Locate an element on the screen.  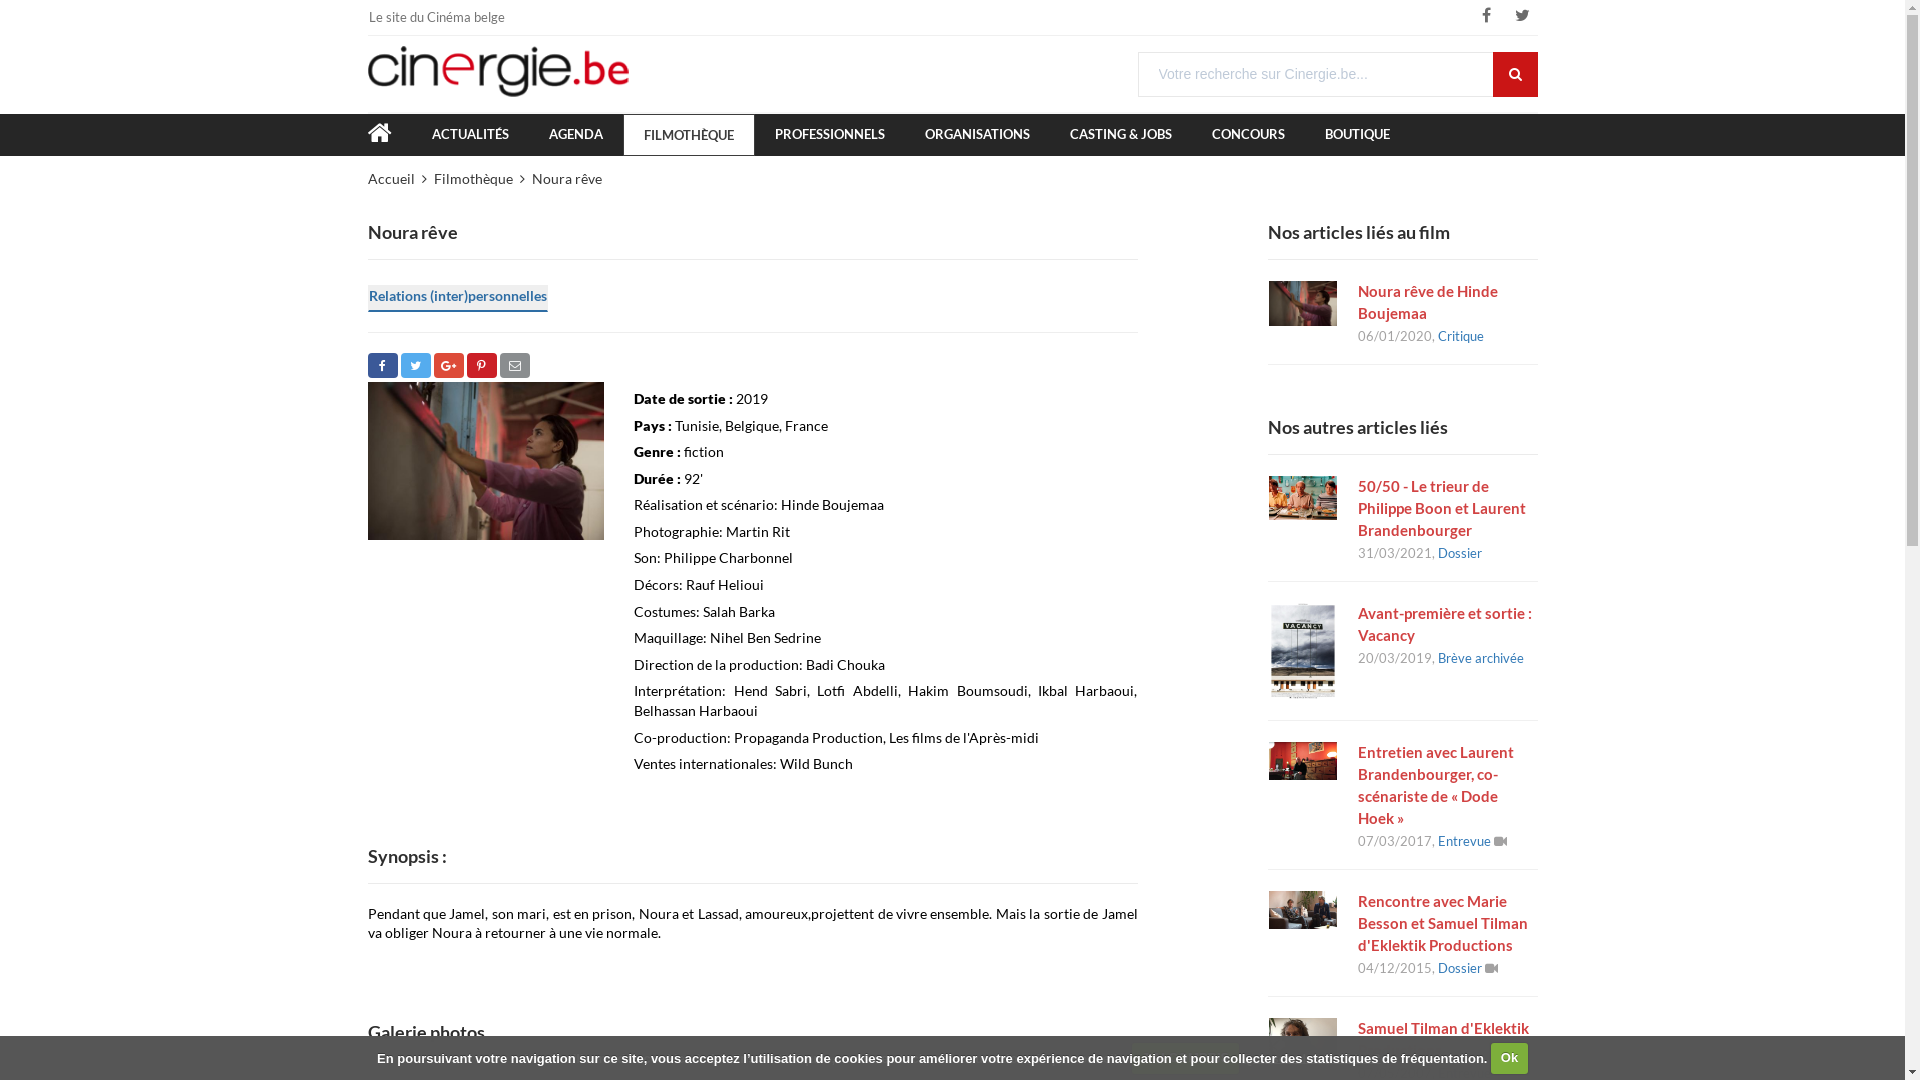
'Relations (inter)personnelles' is located at coordinates (368, 298).